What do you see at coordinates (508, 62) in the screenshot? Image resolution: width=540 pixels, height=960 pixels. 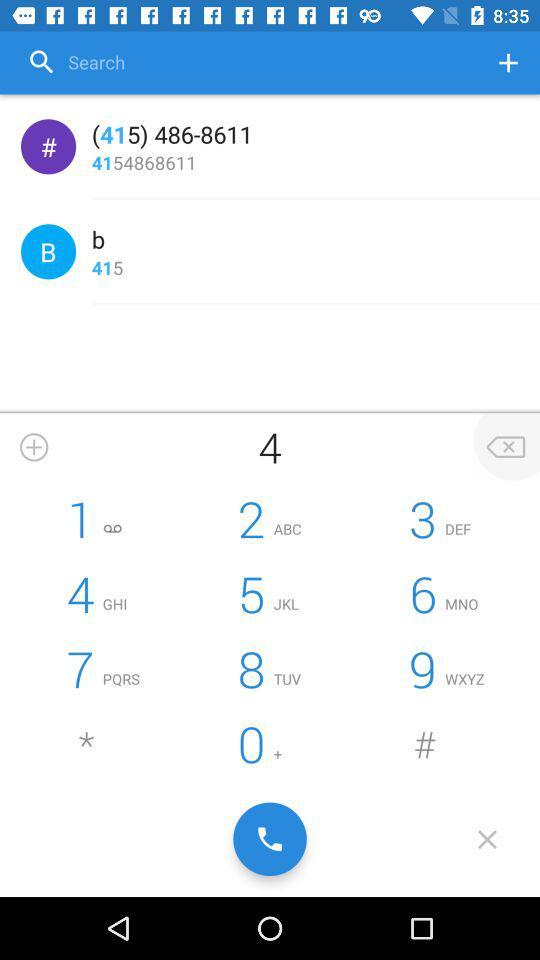 I see `to contacts` at bounding box center [508, 62].